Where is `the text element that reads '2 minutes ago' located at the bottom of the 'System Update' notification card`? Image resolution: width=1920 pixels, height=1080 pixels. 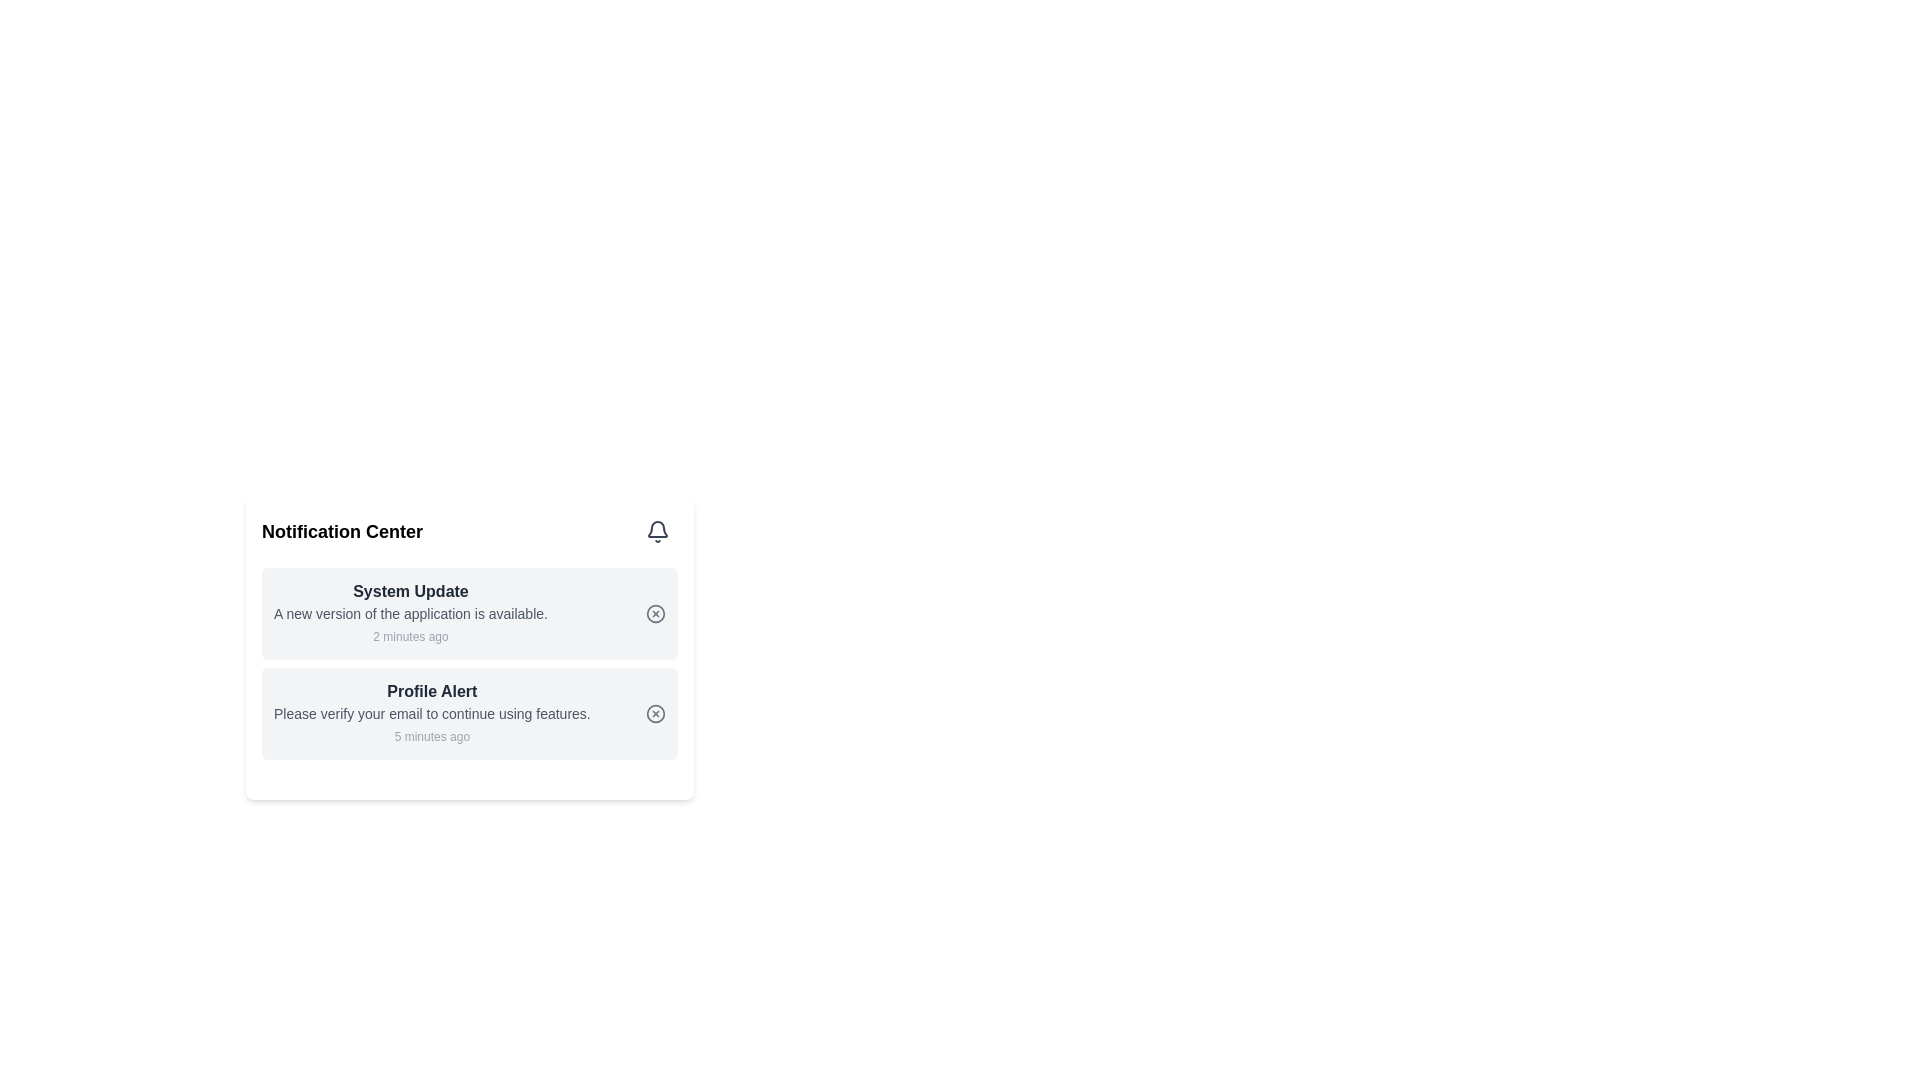
the text element that reads '2 minutes ago' located at the bottom of the 'System Update' notification card is located at coordinates (410, 636).